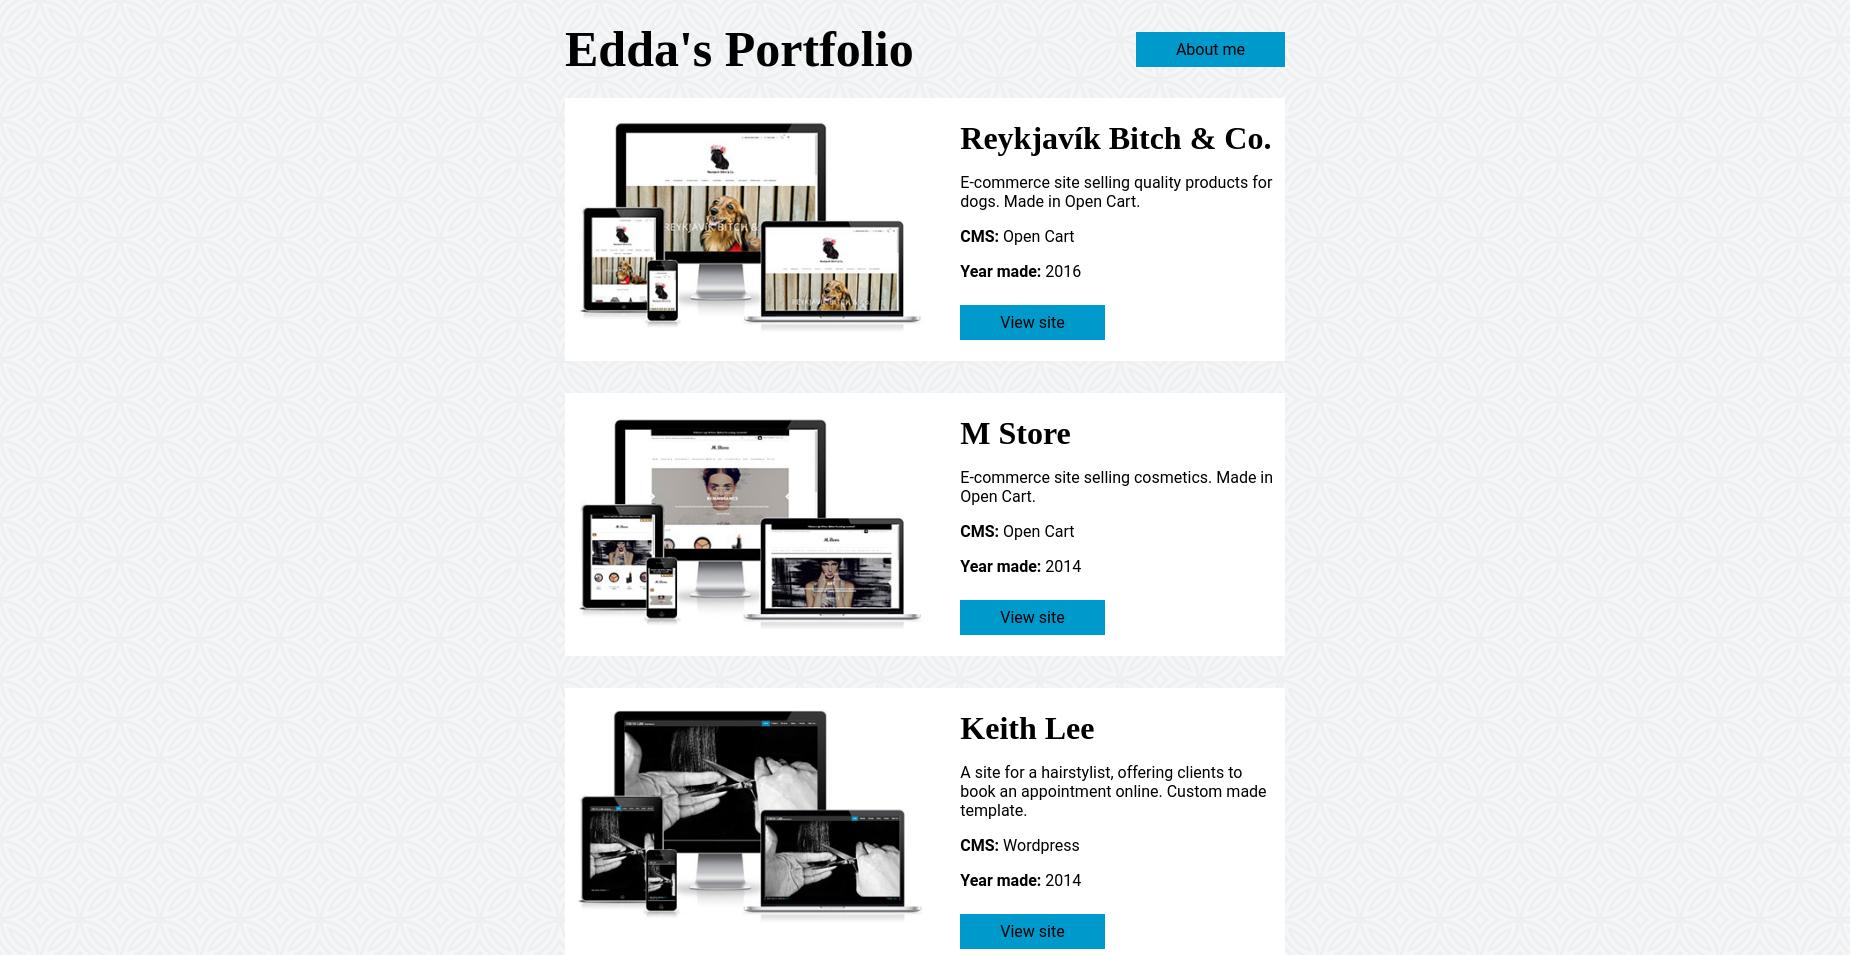 The width and height of the screenshot is (1850, 955). Describe the element at coordinates (1114, 191) in the screenshot. I see `'E-commerce site selling quality products for dogs. Made in Open Cart.'` at that location.